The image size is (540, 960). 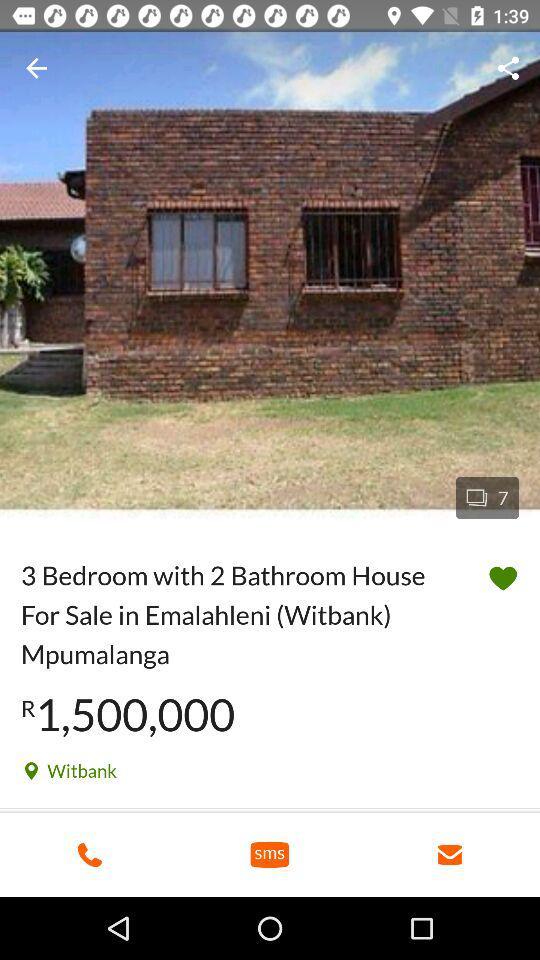 I want to click on message icon which is at the bottom right corner of the page, so click(x=449, y=853).